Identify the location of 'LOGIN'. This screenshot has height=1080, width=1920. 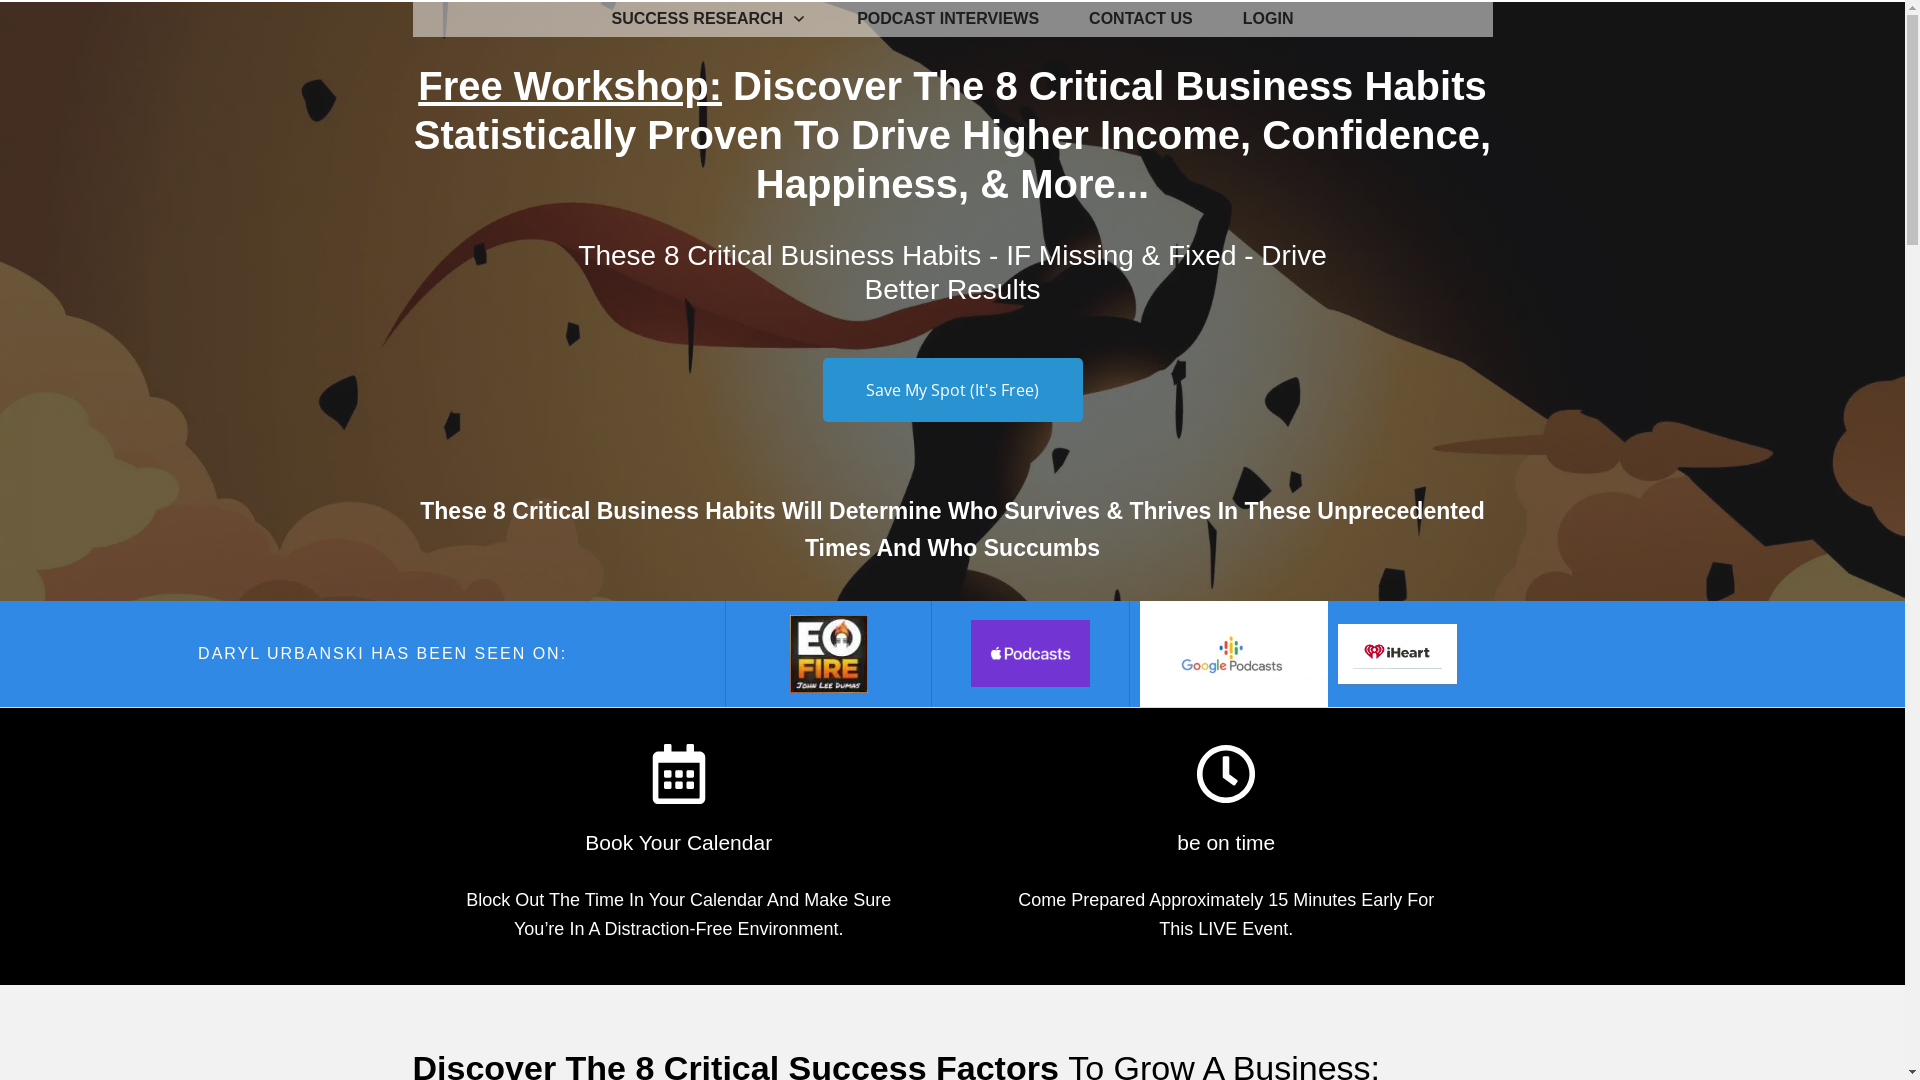
(1267, 19).